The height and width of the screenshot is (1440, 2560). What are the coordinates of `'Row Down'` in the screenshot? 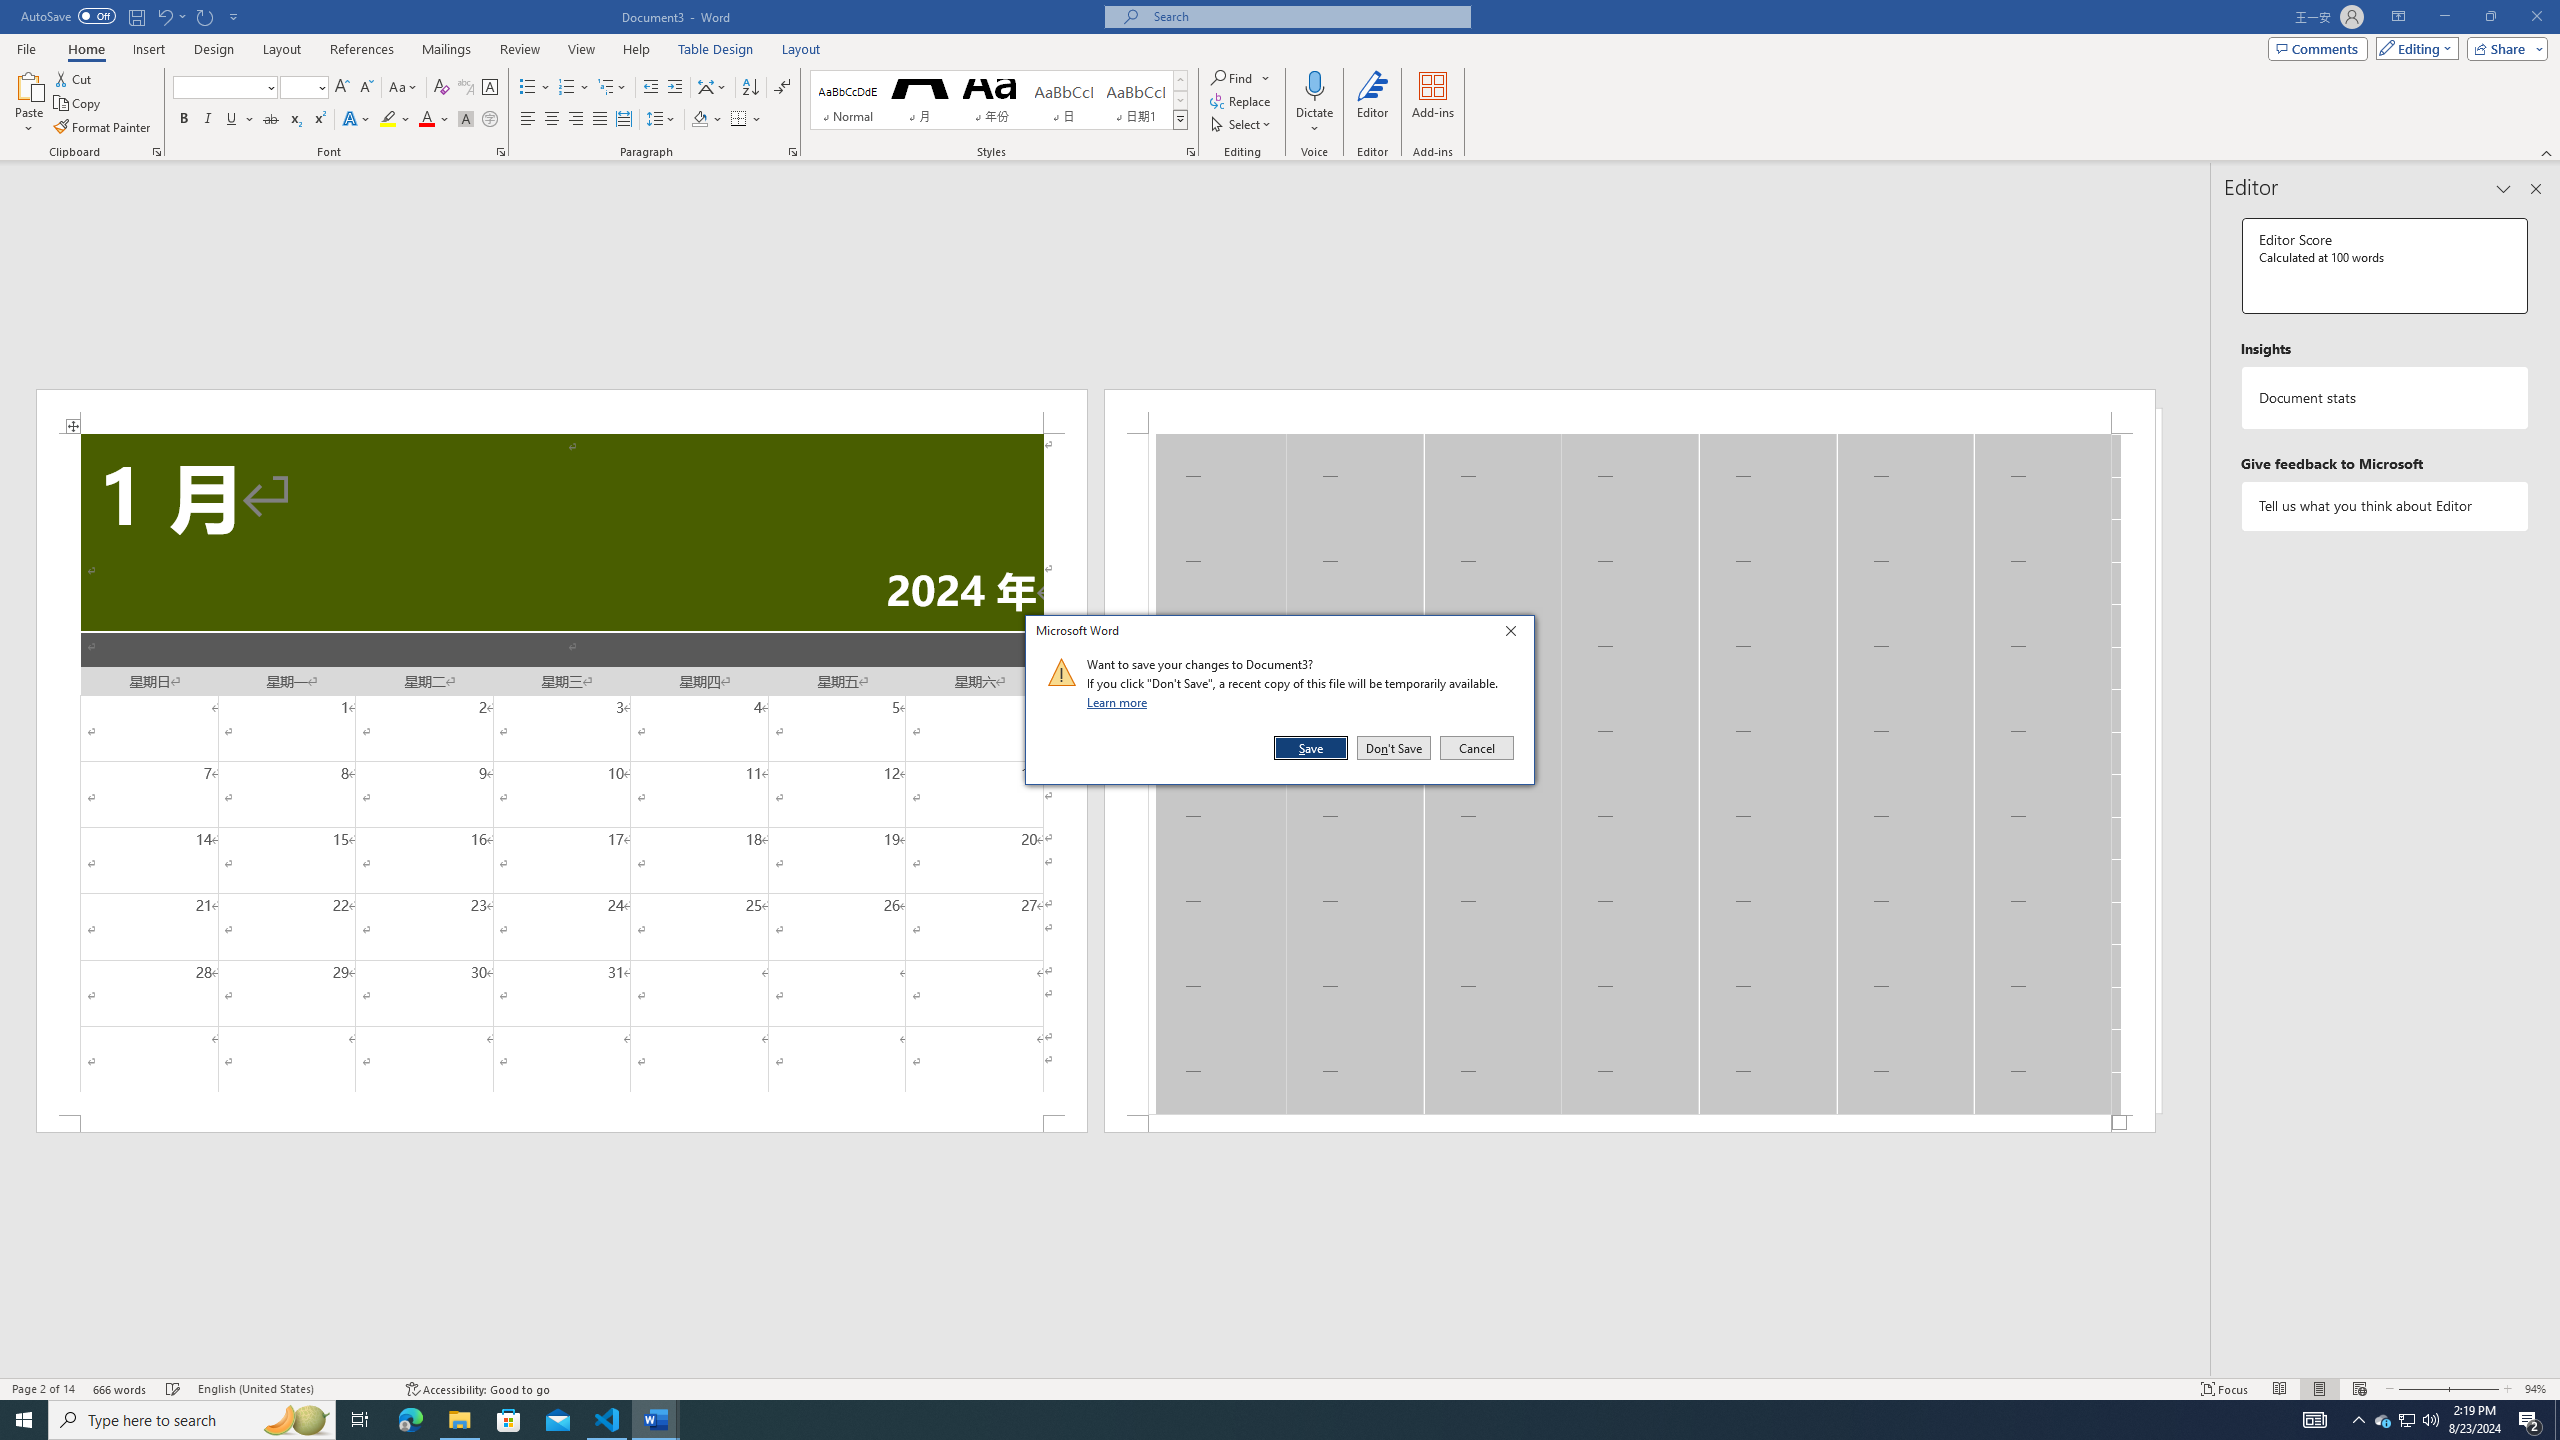 It's located at (1179, 99).